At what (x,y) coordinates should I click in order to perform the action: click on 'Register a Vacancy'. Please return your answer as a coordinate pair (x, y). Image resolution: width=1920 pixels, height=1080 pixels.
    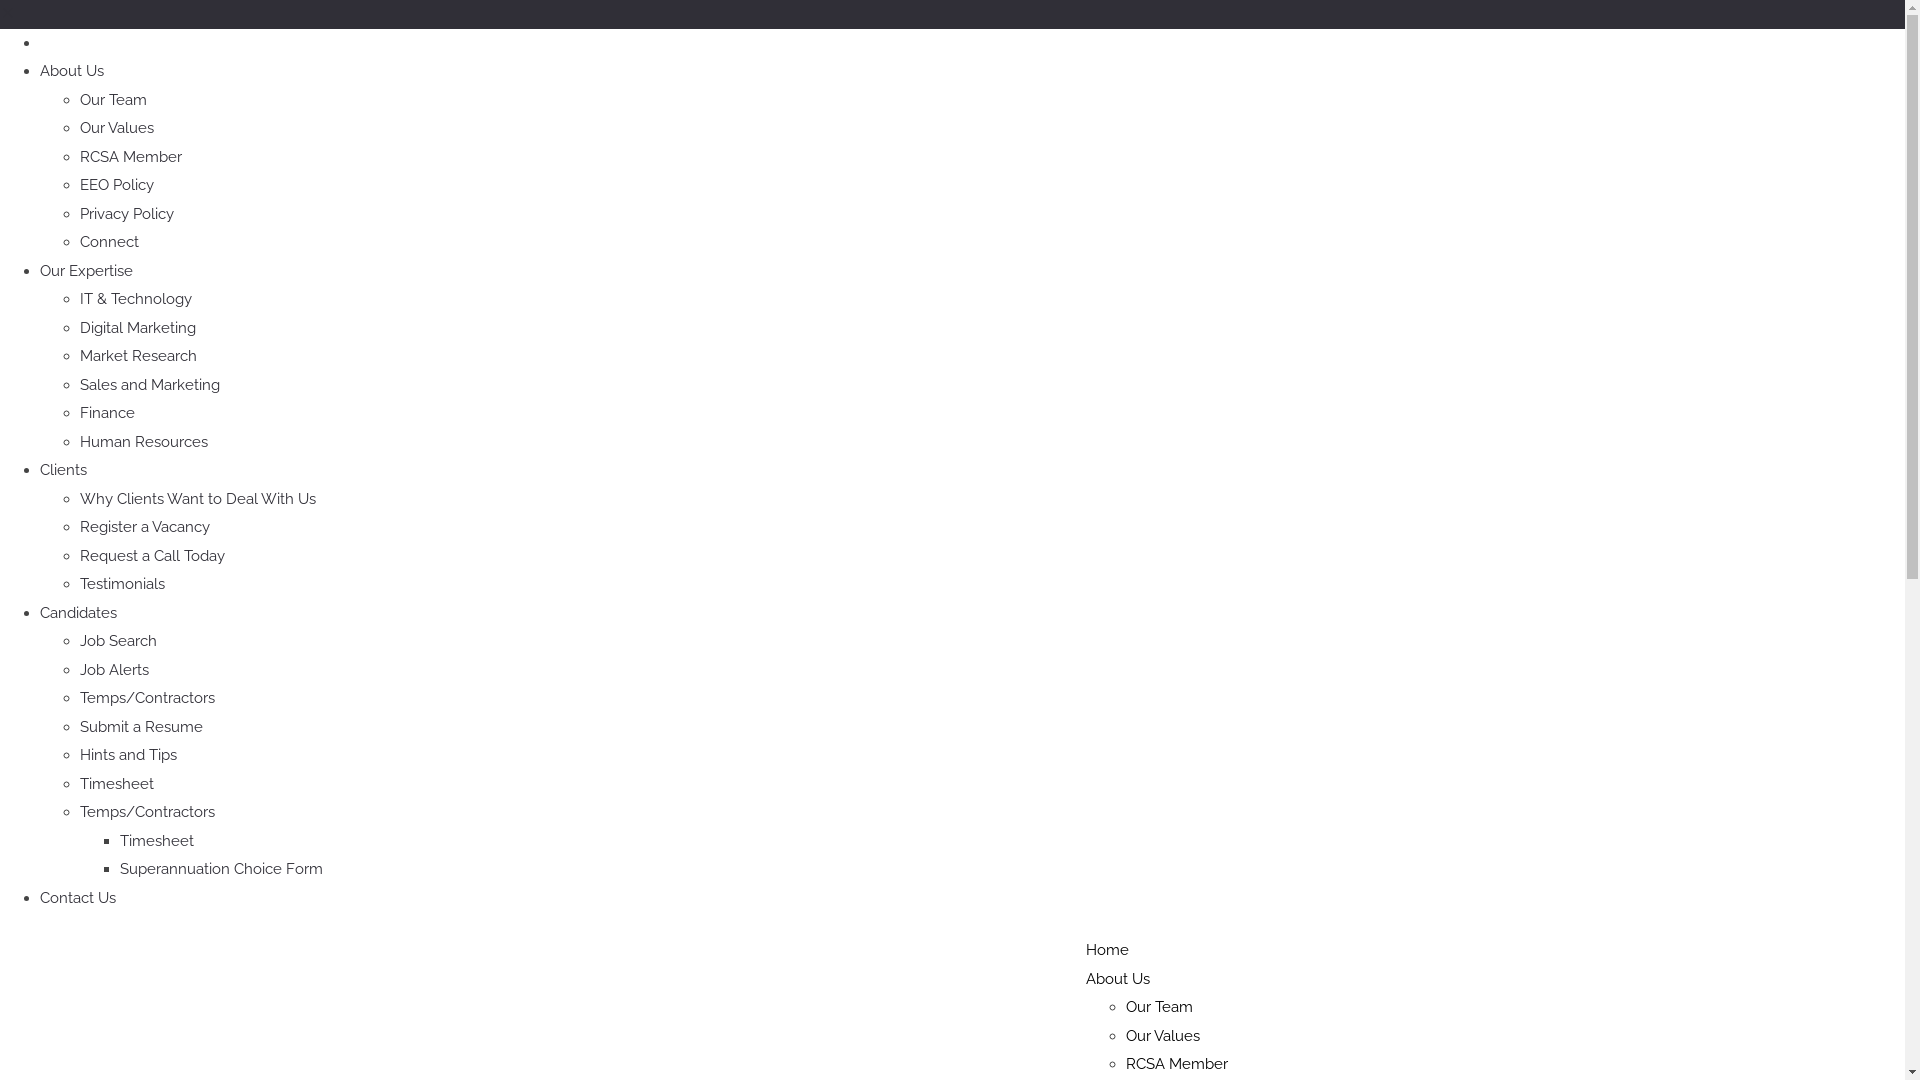
    Looking at the image, I should click on (143, 526).